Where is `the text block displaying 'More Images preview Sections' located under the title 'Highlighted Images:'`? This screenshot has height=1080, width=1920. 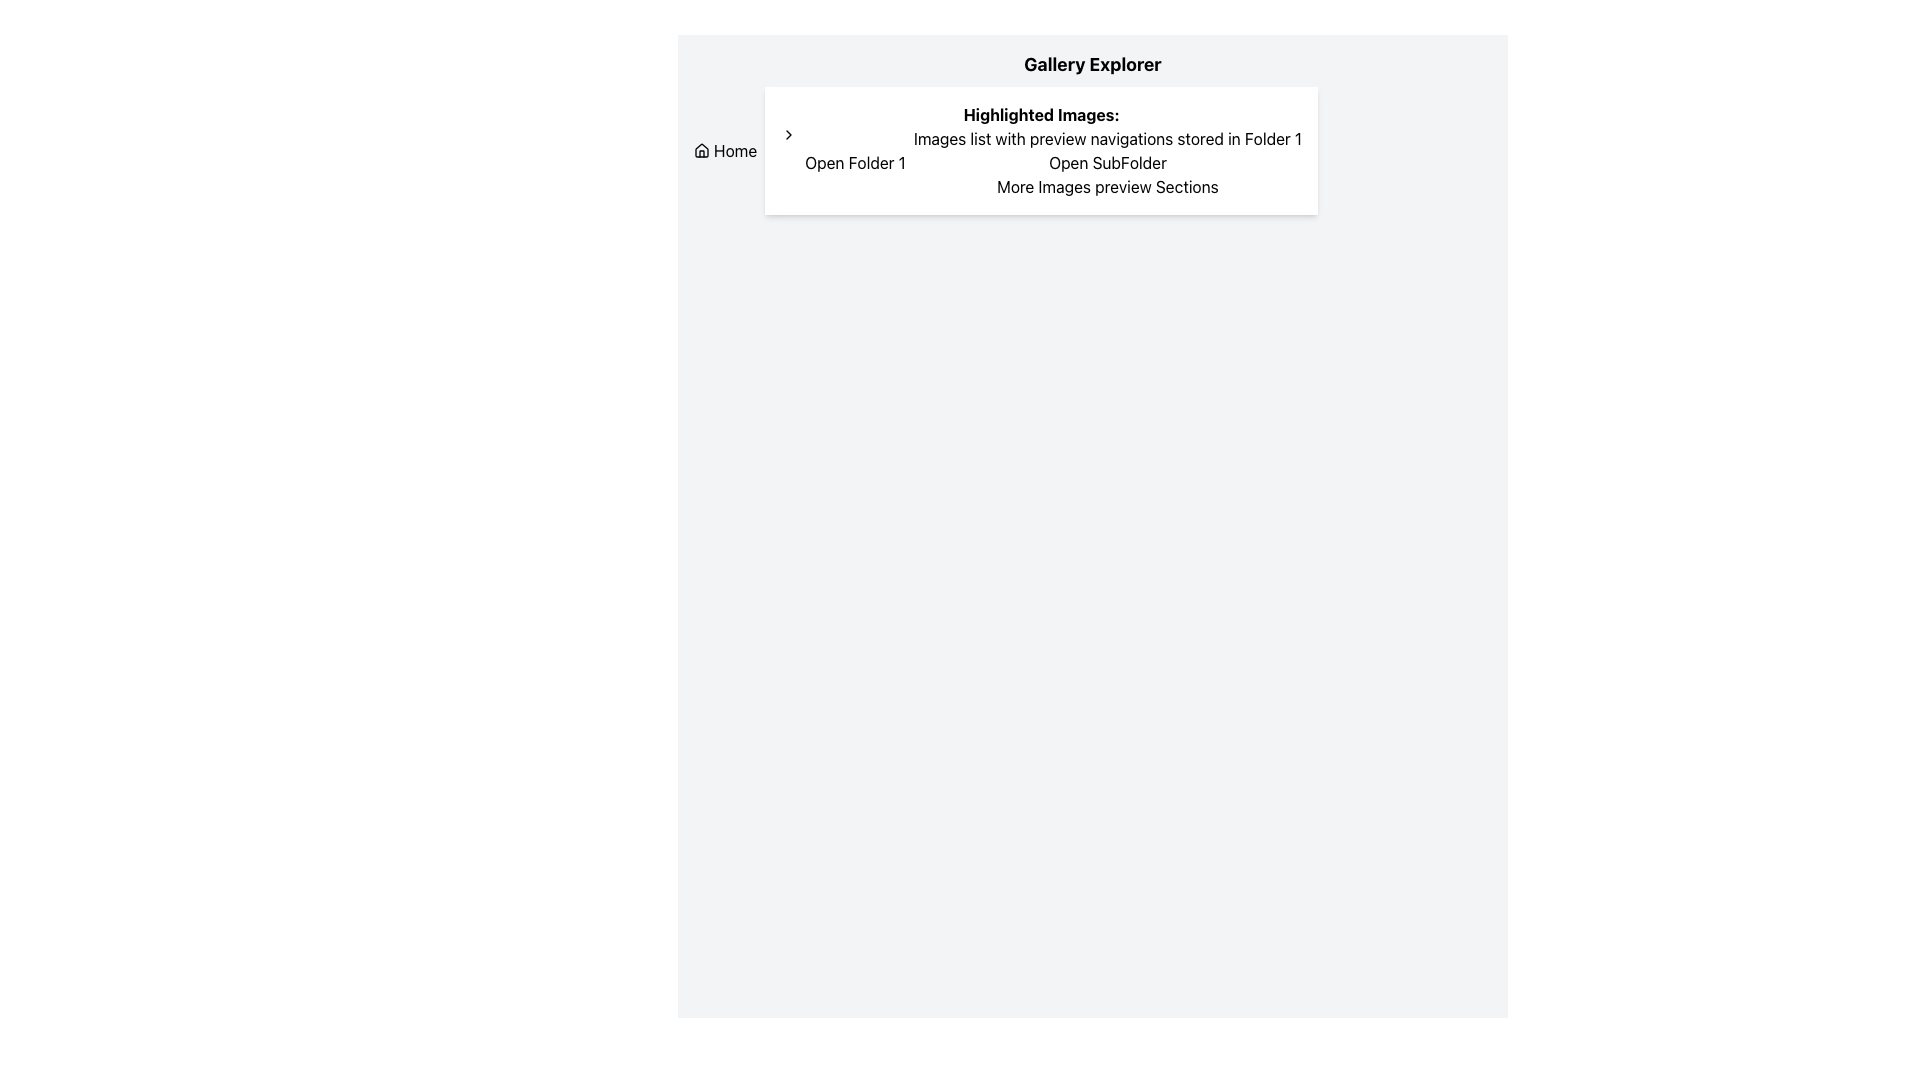
the text block displaying 'More Images preview Sections' located under the title 'Highlighted Images:' is located at coordinates (1107, 186).